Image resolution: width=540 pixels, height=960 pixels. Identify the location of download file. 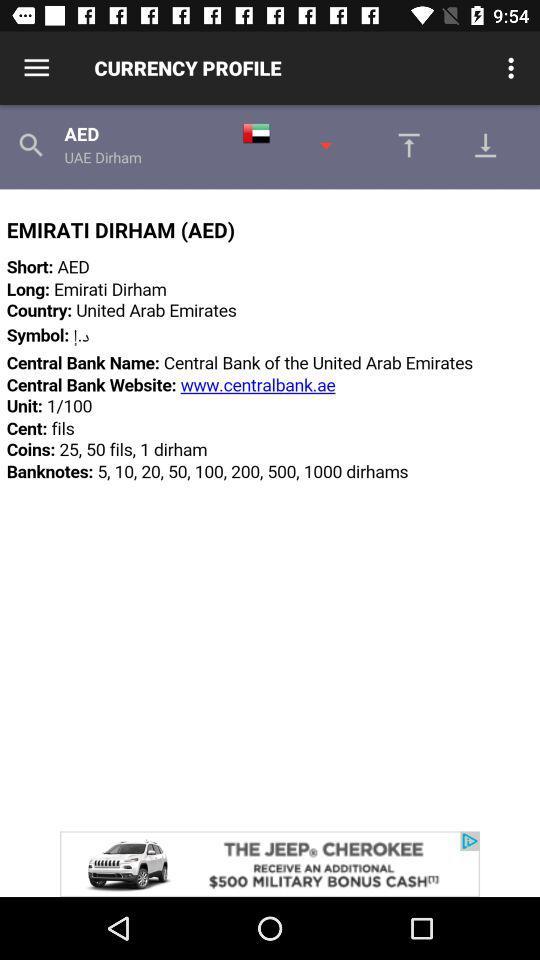
(490, 144).